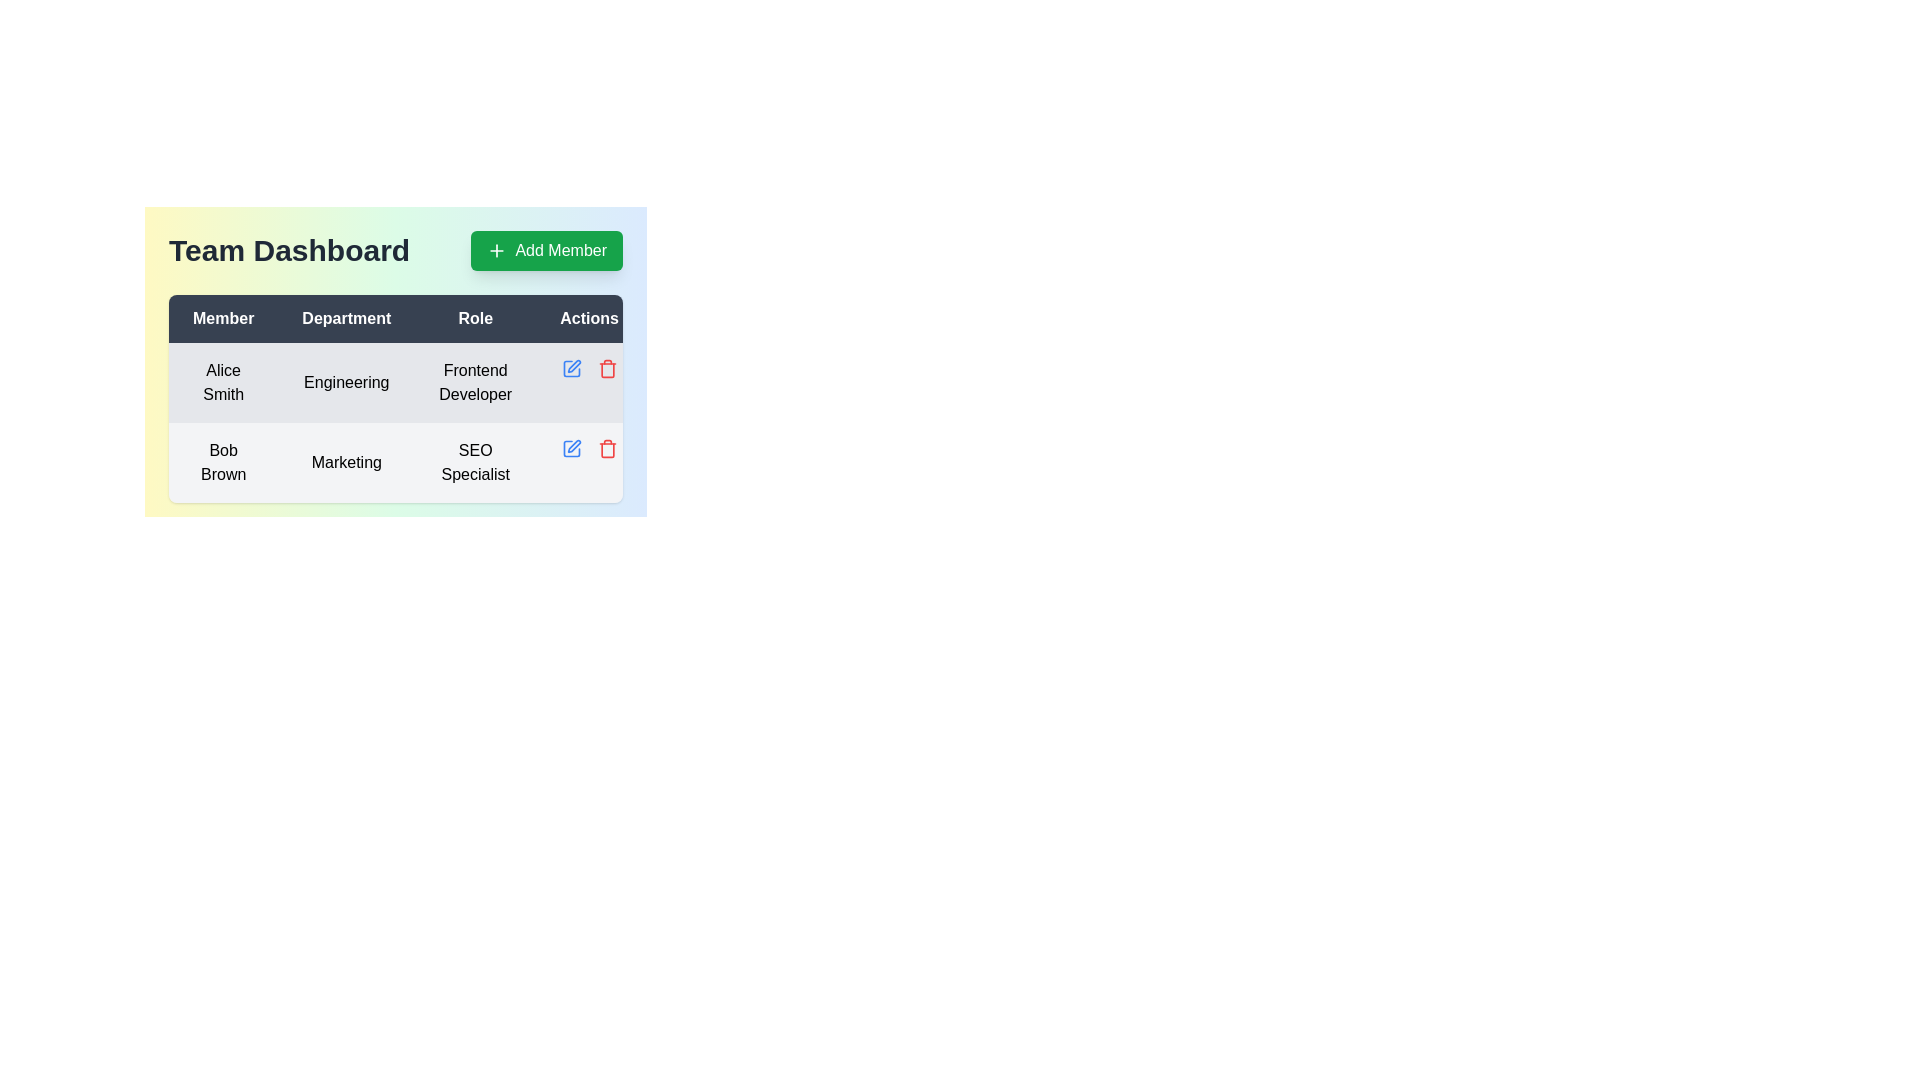 This screenshot has height=1080, width=1920. Describe the element at coordinates (474, 382) in the screenshot. I see `the text label displaying 'Frontend Developer' located in the third column of the first row beneath the 'Role' column header` at that location.